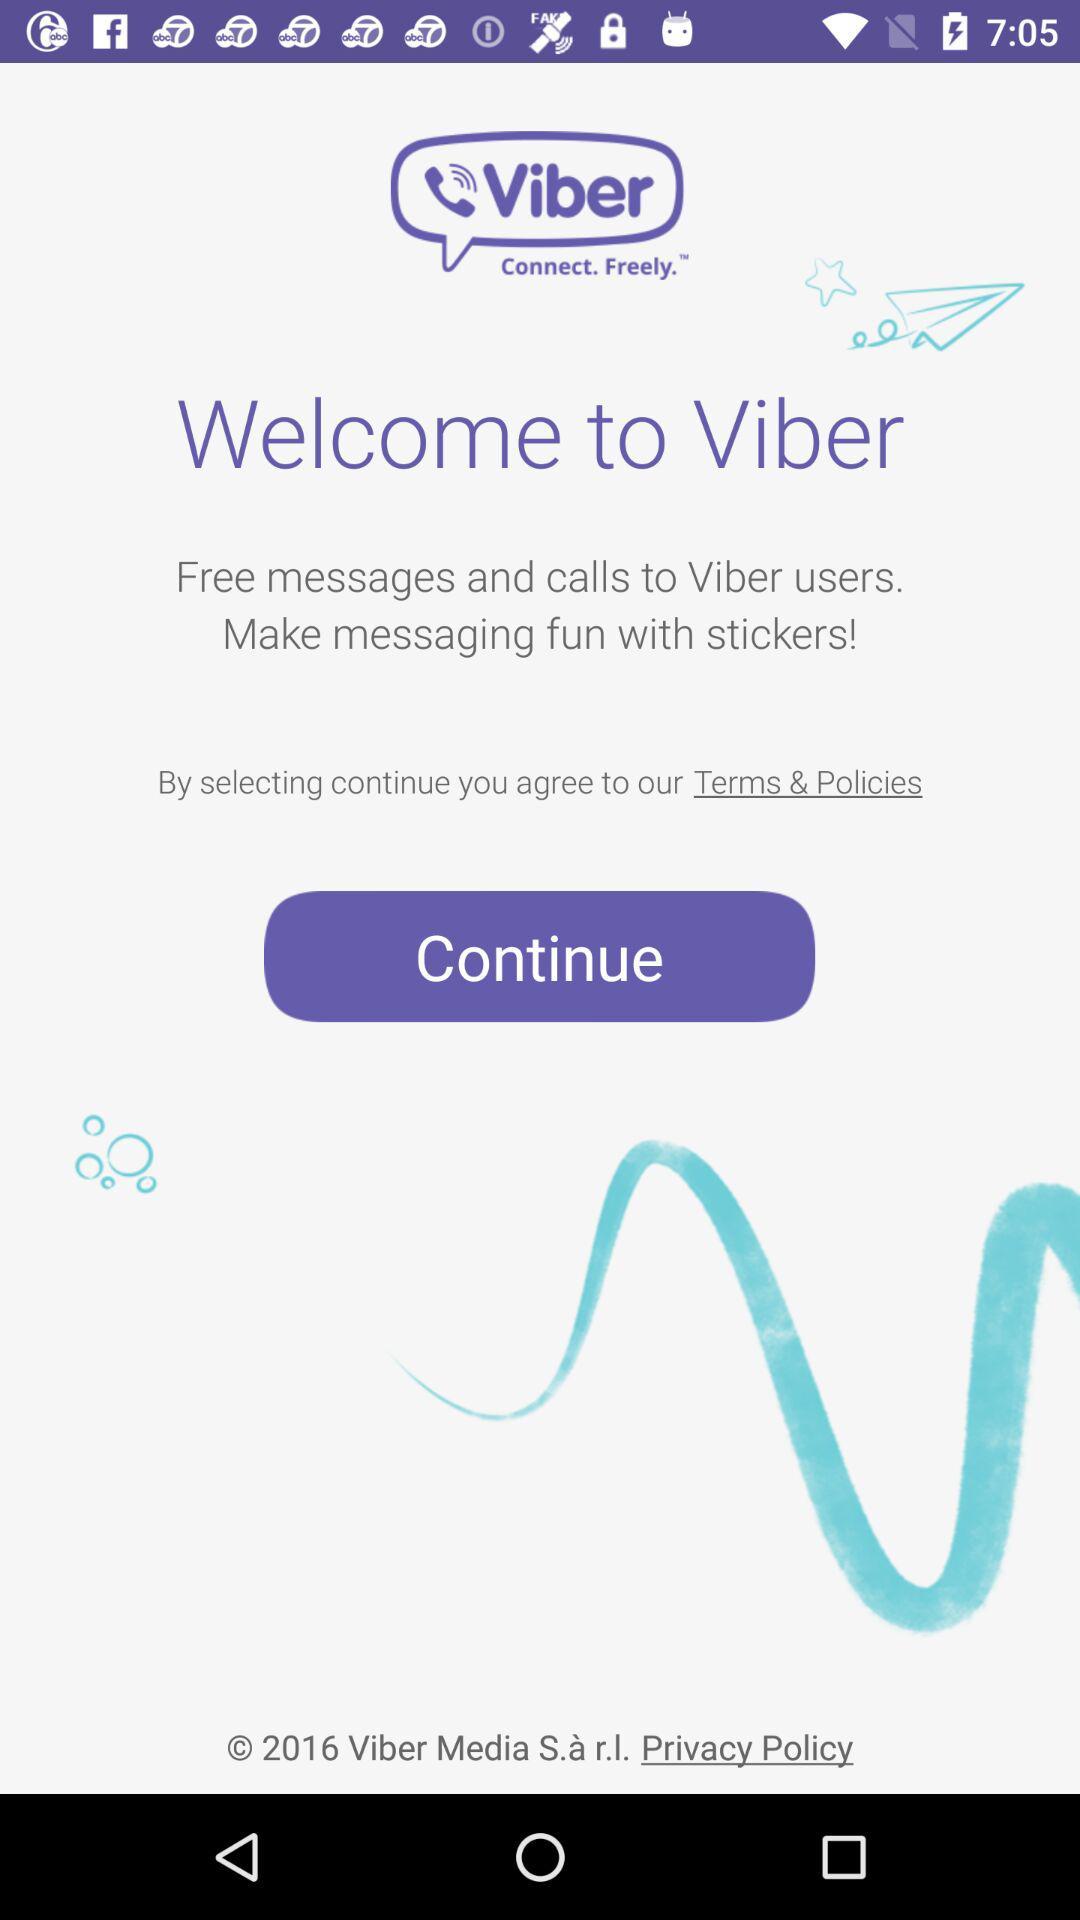  I want to click on the icon to the right of 2016 viber media, so click(747, 1729).